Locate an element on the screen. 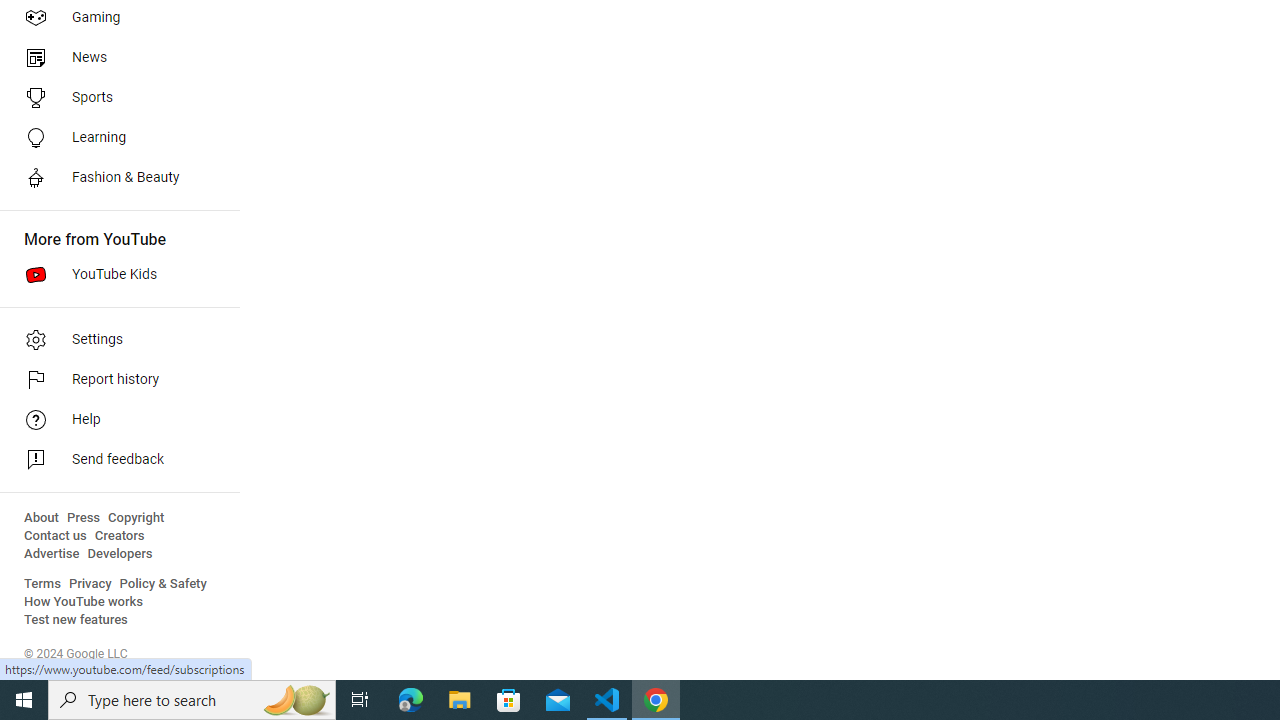 Image resolution: width=1280 pixels, height=720 pixels. 'News' is located at coordinates (112, 56).